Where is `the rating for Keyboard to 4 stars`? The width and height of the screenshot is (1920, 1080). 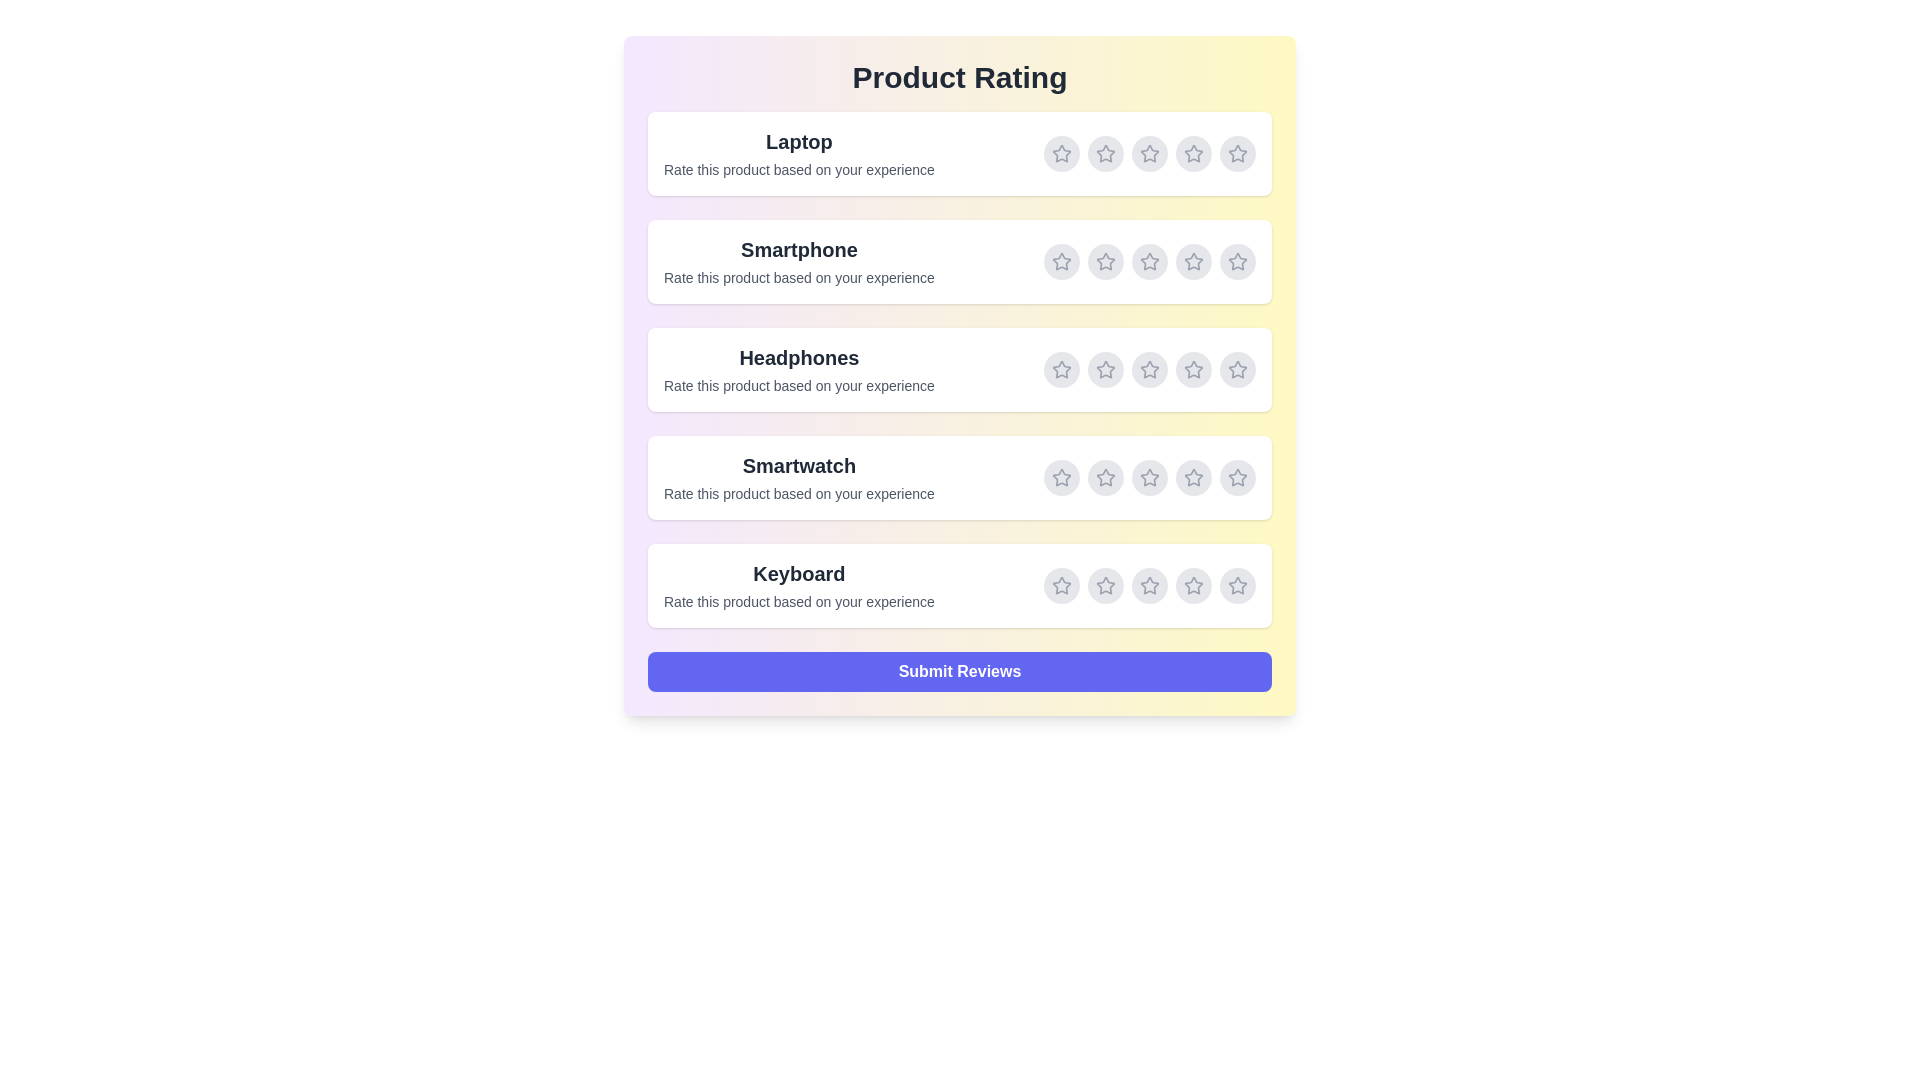
the rating for Keyboard to 4 stars is located at coordinates (1194, 585).